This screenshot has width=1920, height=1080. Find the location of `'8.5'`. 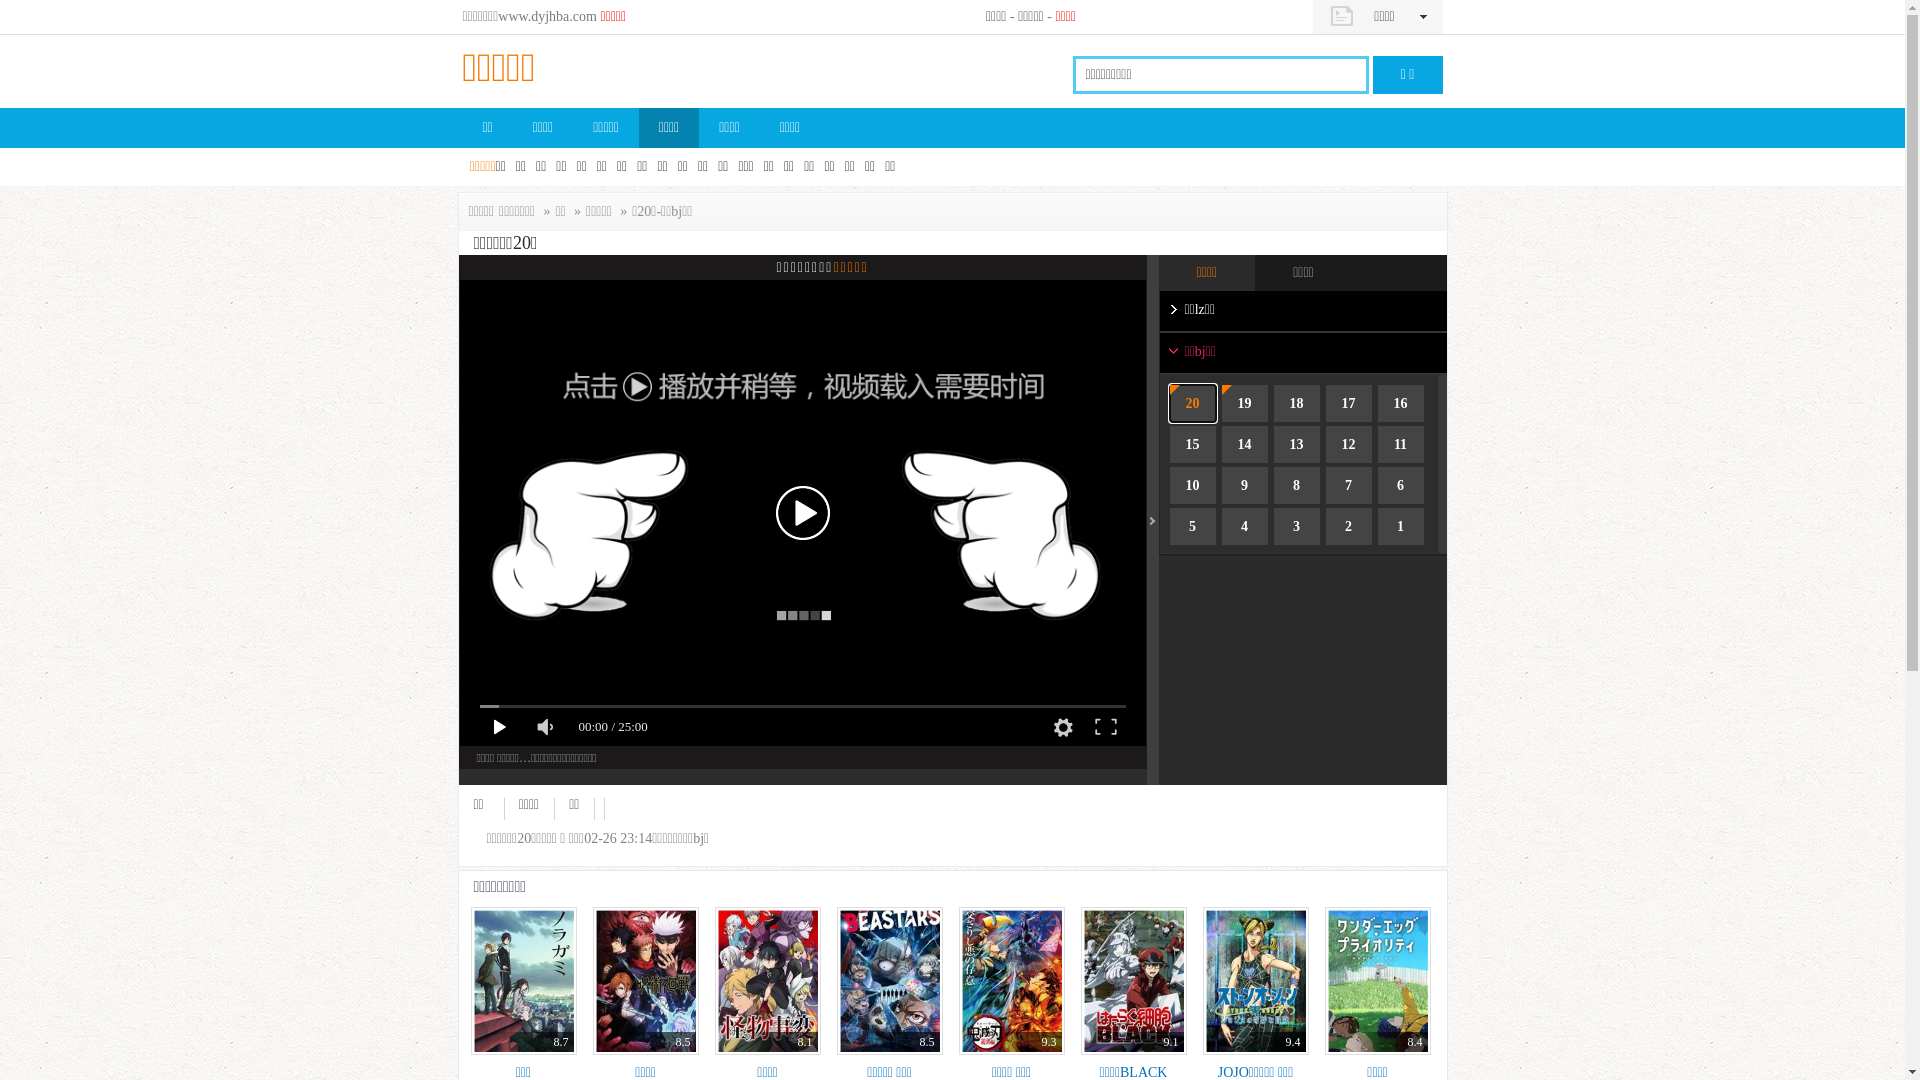

'8.5' is located at coordinates (887, 979).